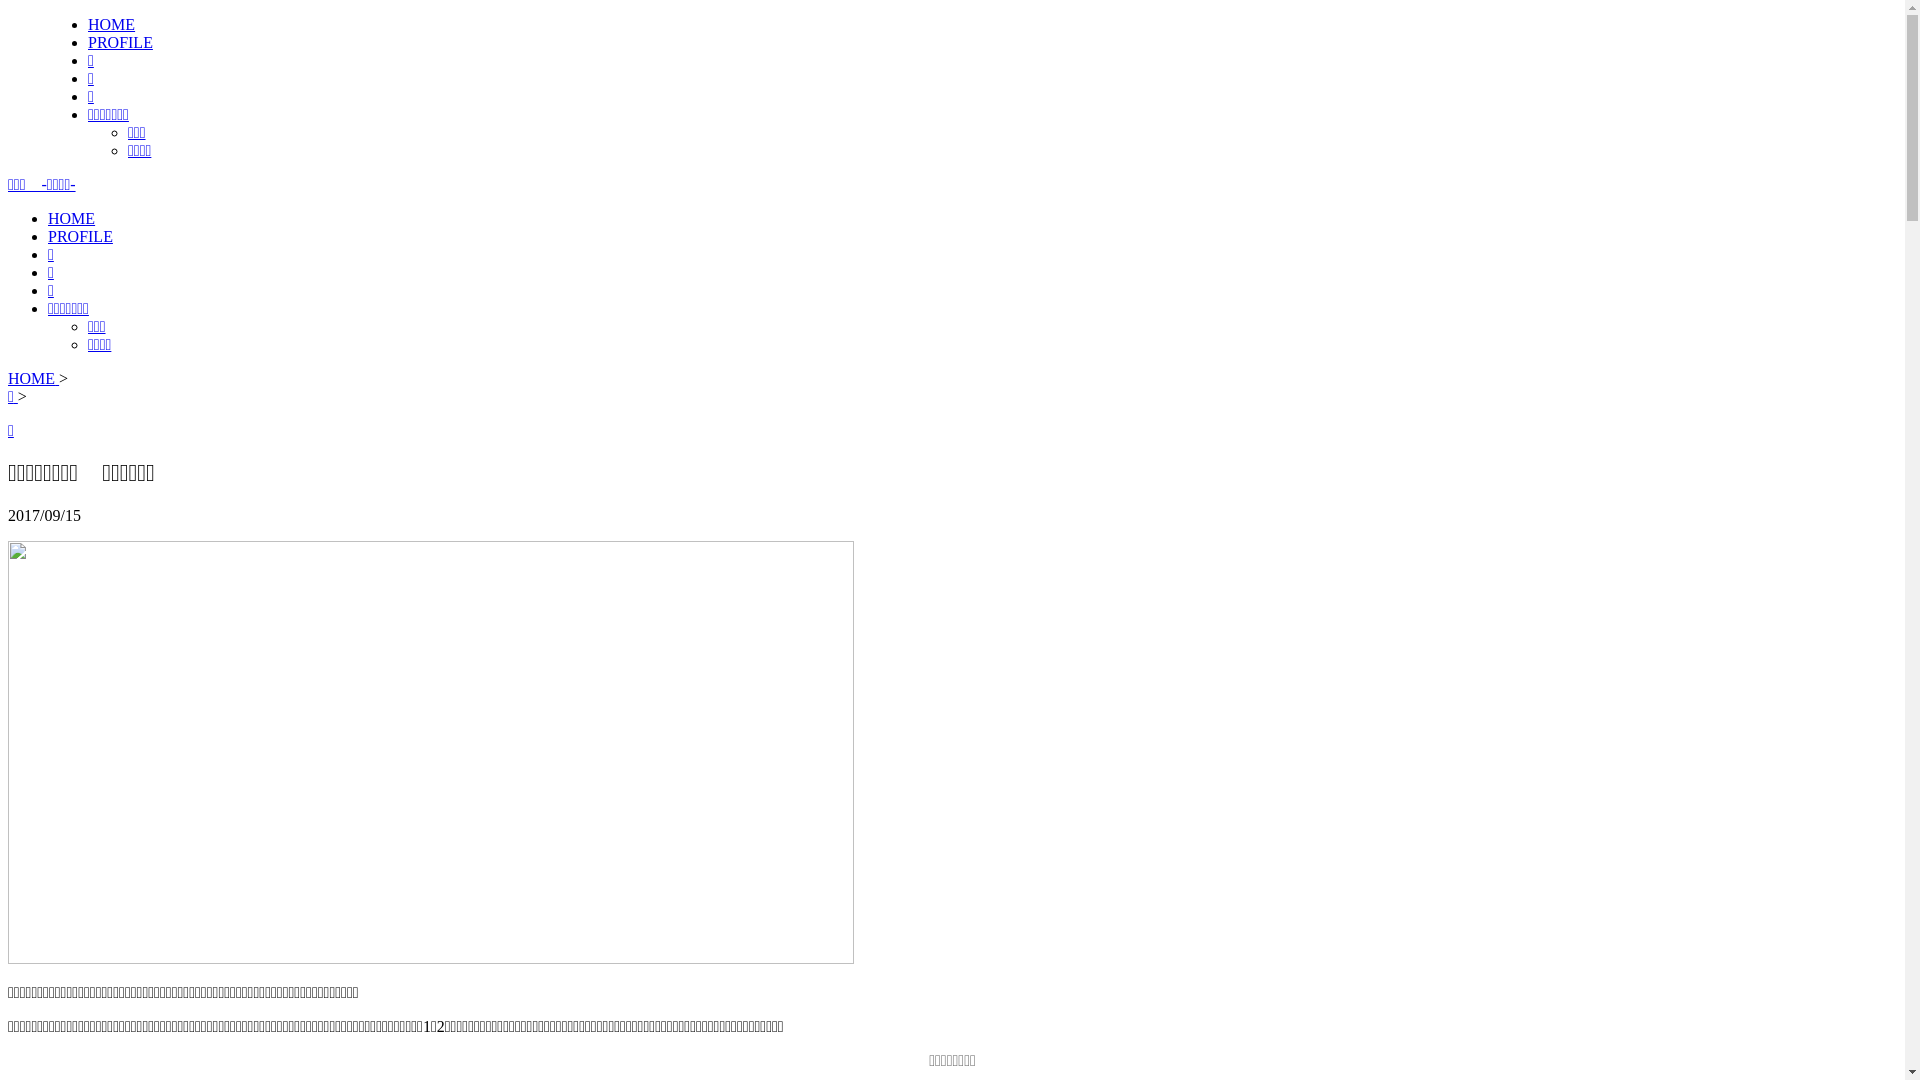 The width and height of the screenshot is (1920, 1080). Describe the element at coordinates (80, 235) in the screenshot. I see `'PROFILE'` at that location.